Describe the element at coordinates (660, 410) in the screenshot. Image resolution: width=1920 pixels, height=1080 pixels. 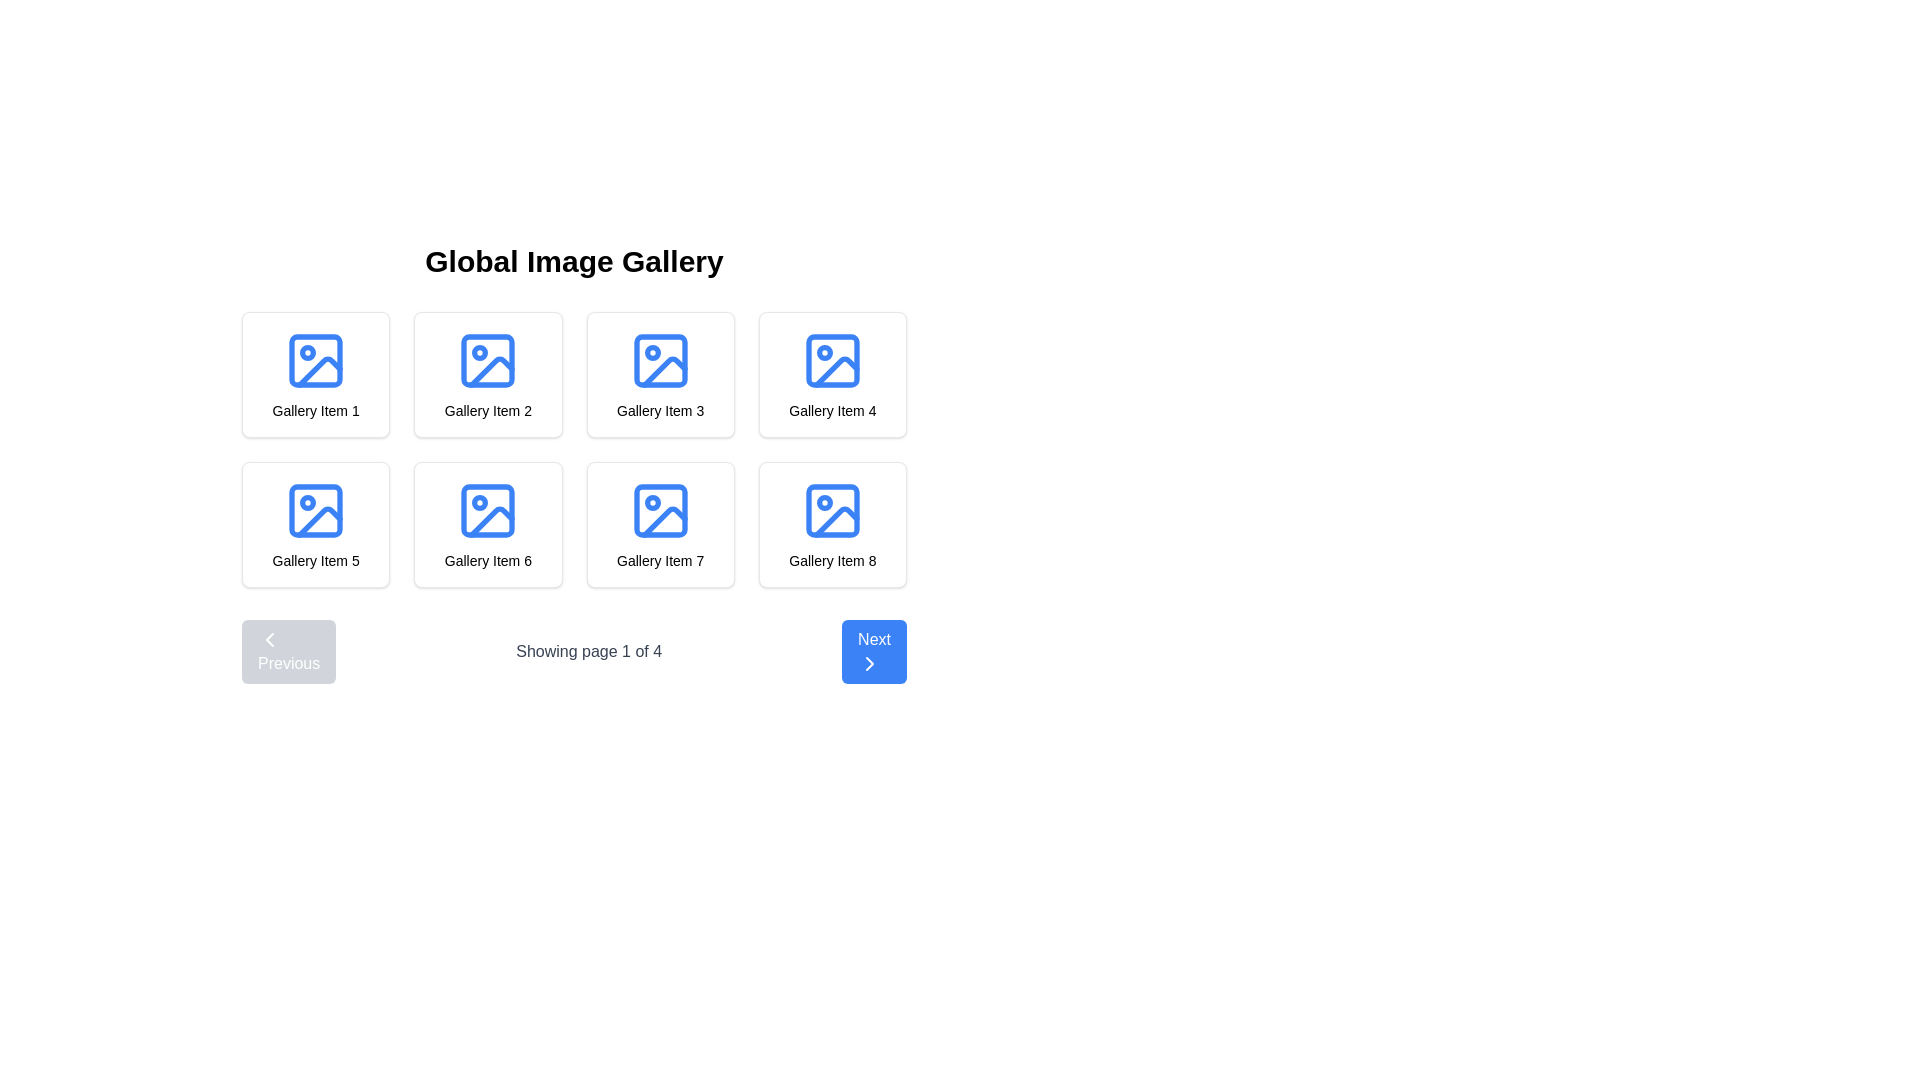
I see `text content of the third text label in the first row of the gallery grid, which provides information identifying the specific gallery item` at that location.